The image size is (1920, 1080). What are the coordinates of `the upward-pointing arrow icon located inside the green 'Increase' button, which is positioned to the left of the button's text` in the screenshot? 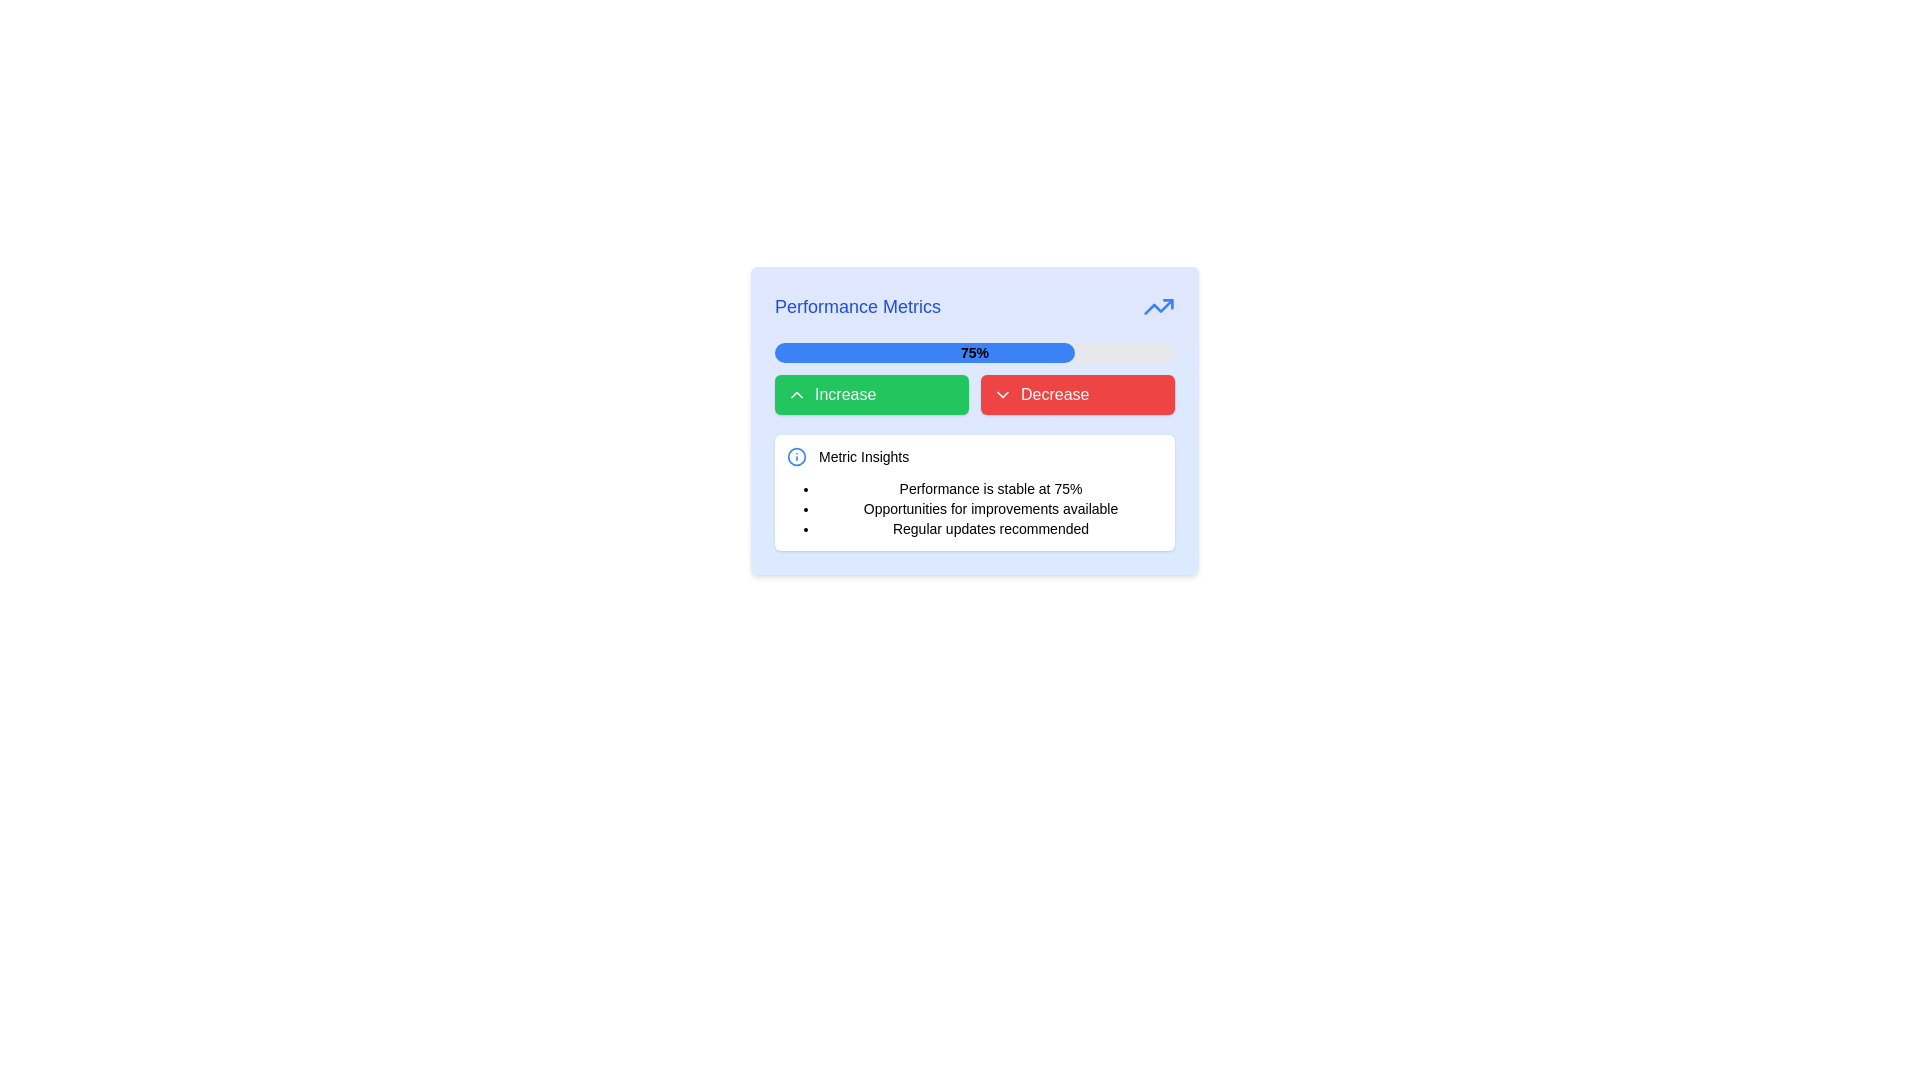 It's located at (795, 394).